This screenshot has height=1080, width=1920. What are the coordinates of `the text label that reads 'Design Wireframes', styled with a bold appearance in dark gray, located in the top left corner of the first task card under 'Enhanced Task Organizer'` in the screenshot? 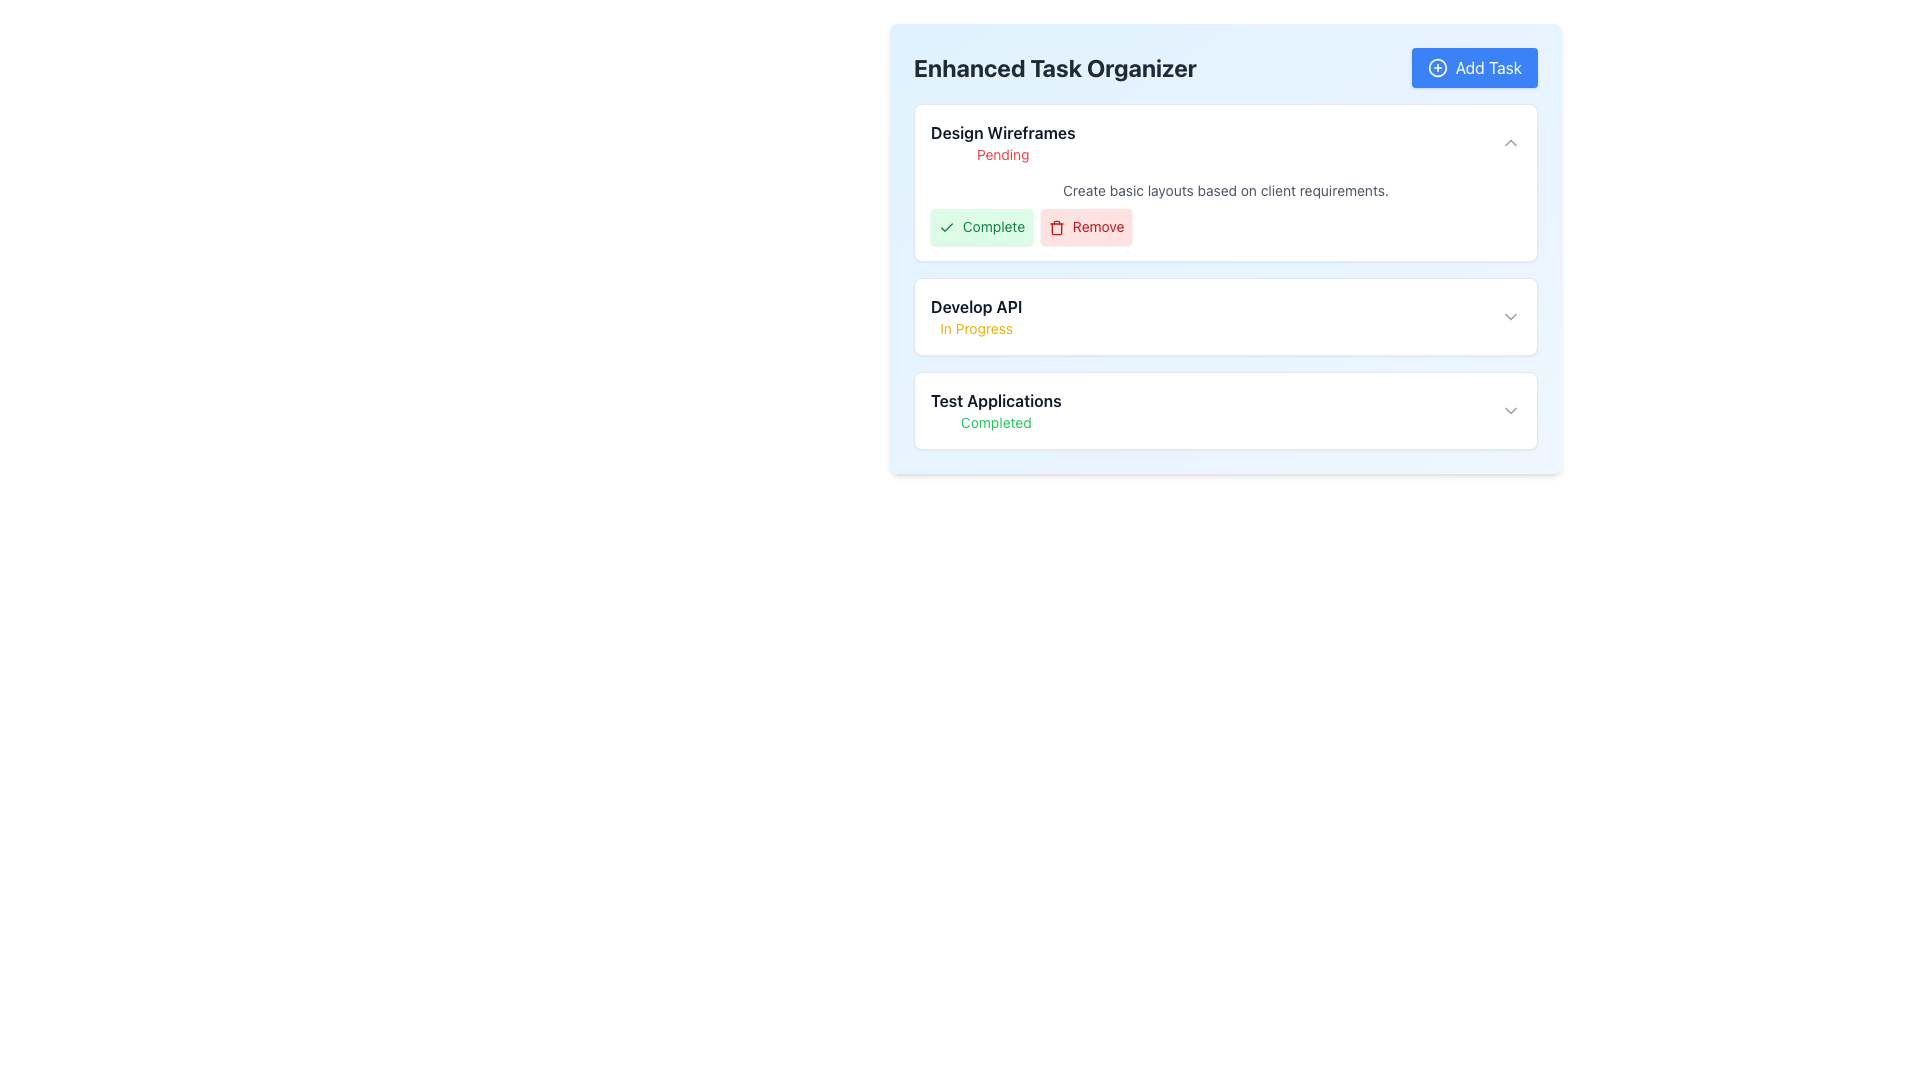 It's located at (1003, 132).